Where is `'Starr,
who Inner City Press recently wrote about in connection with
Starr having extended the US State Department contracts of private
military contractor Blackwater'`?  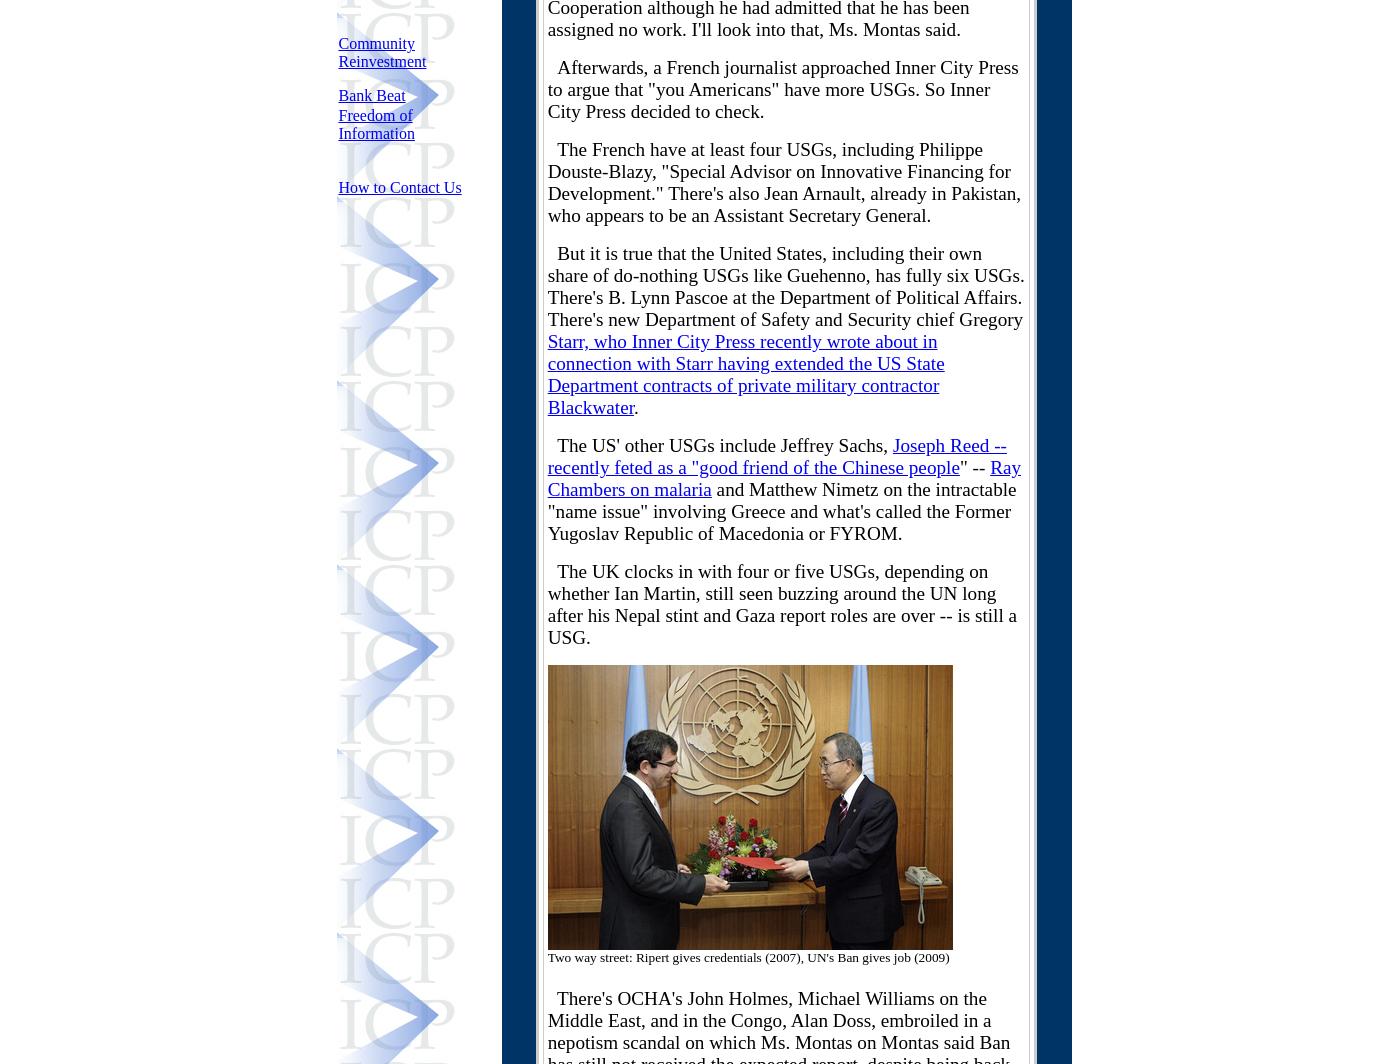
'Starr,
who Inner City Press recently wrote about in connection with
Starr having extended the US State Department contracts of private
military contractor Blackwater' is located at coordinates (546, 374).